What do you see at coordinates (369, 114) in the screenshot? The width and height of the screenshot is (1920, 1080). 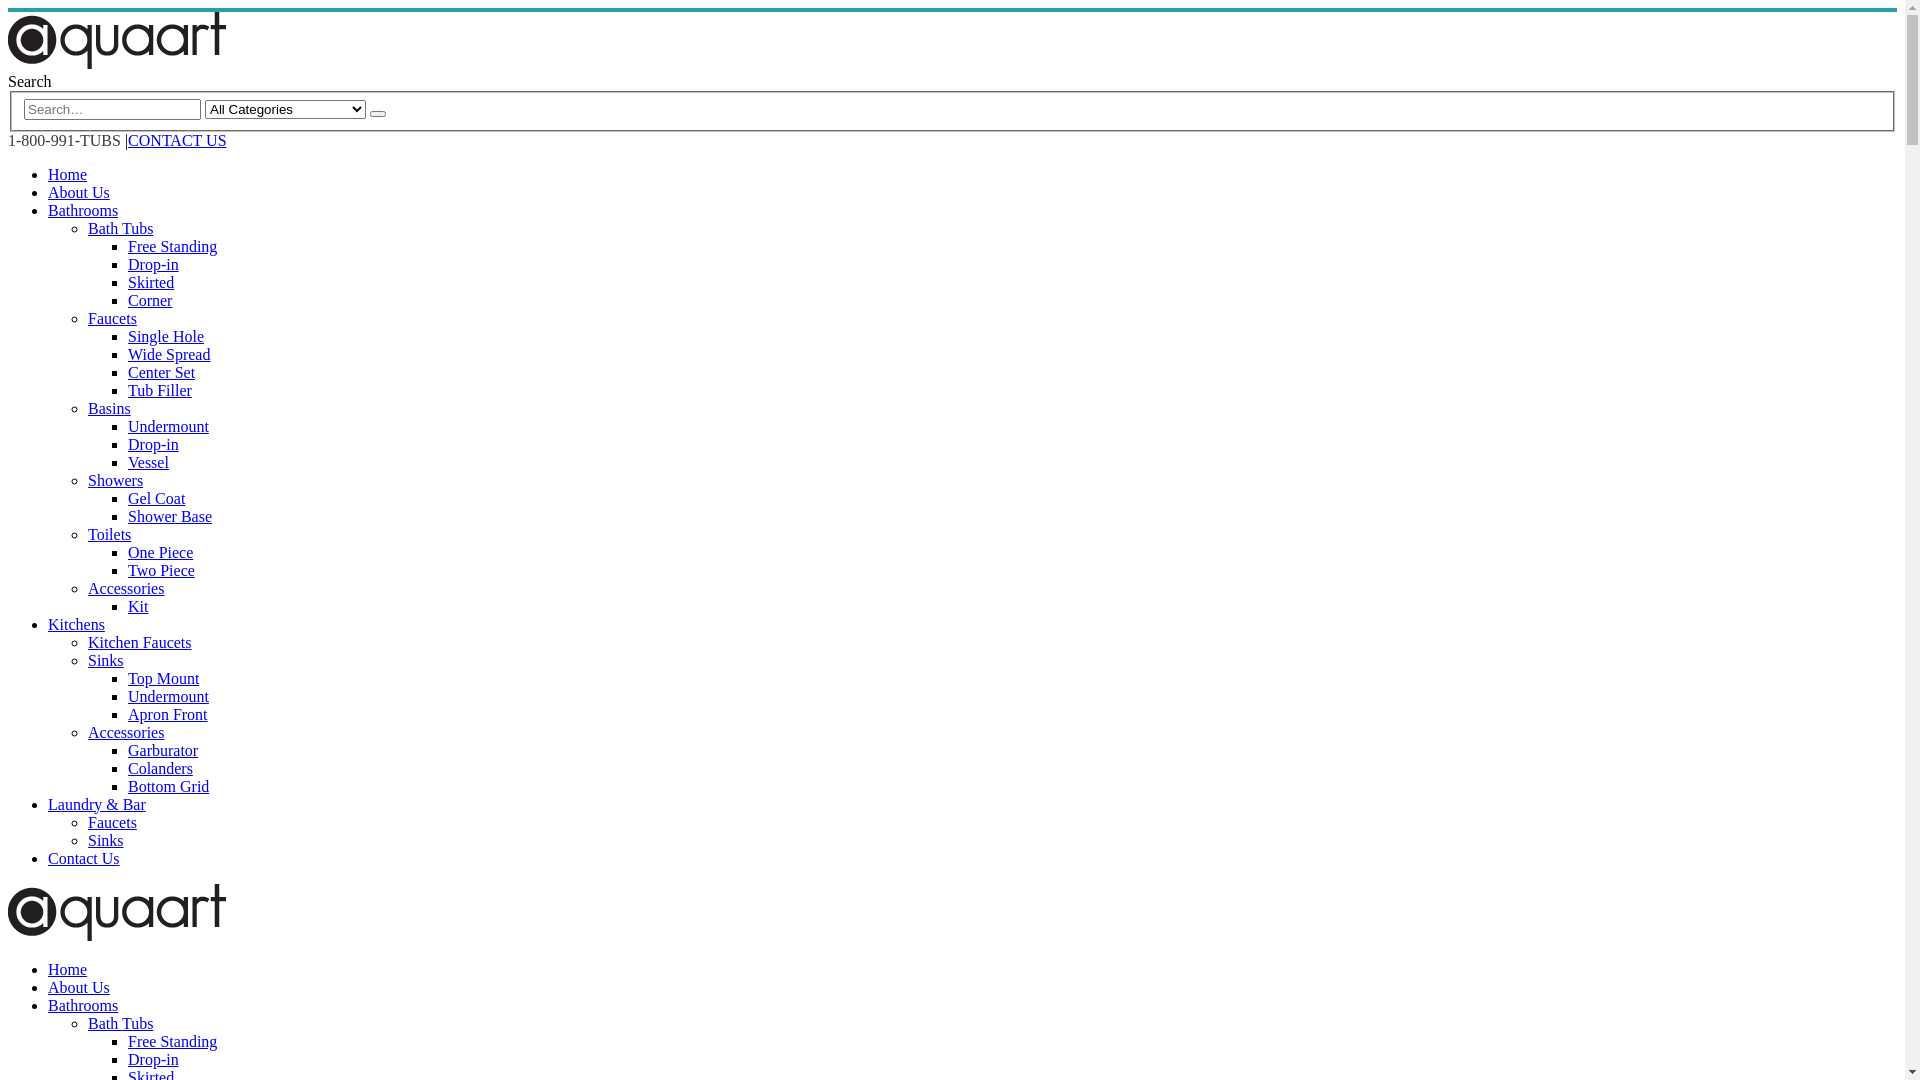 I see `'Search'` at bounding box center [369, 114].